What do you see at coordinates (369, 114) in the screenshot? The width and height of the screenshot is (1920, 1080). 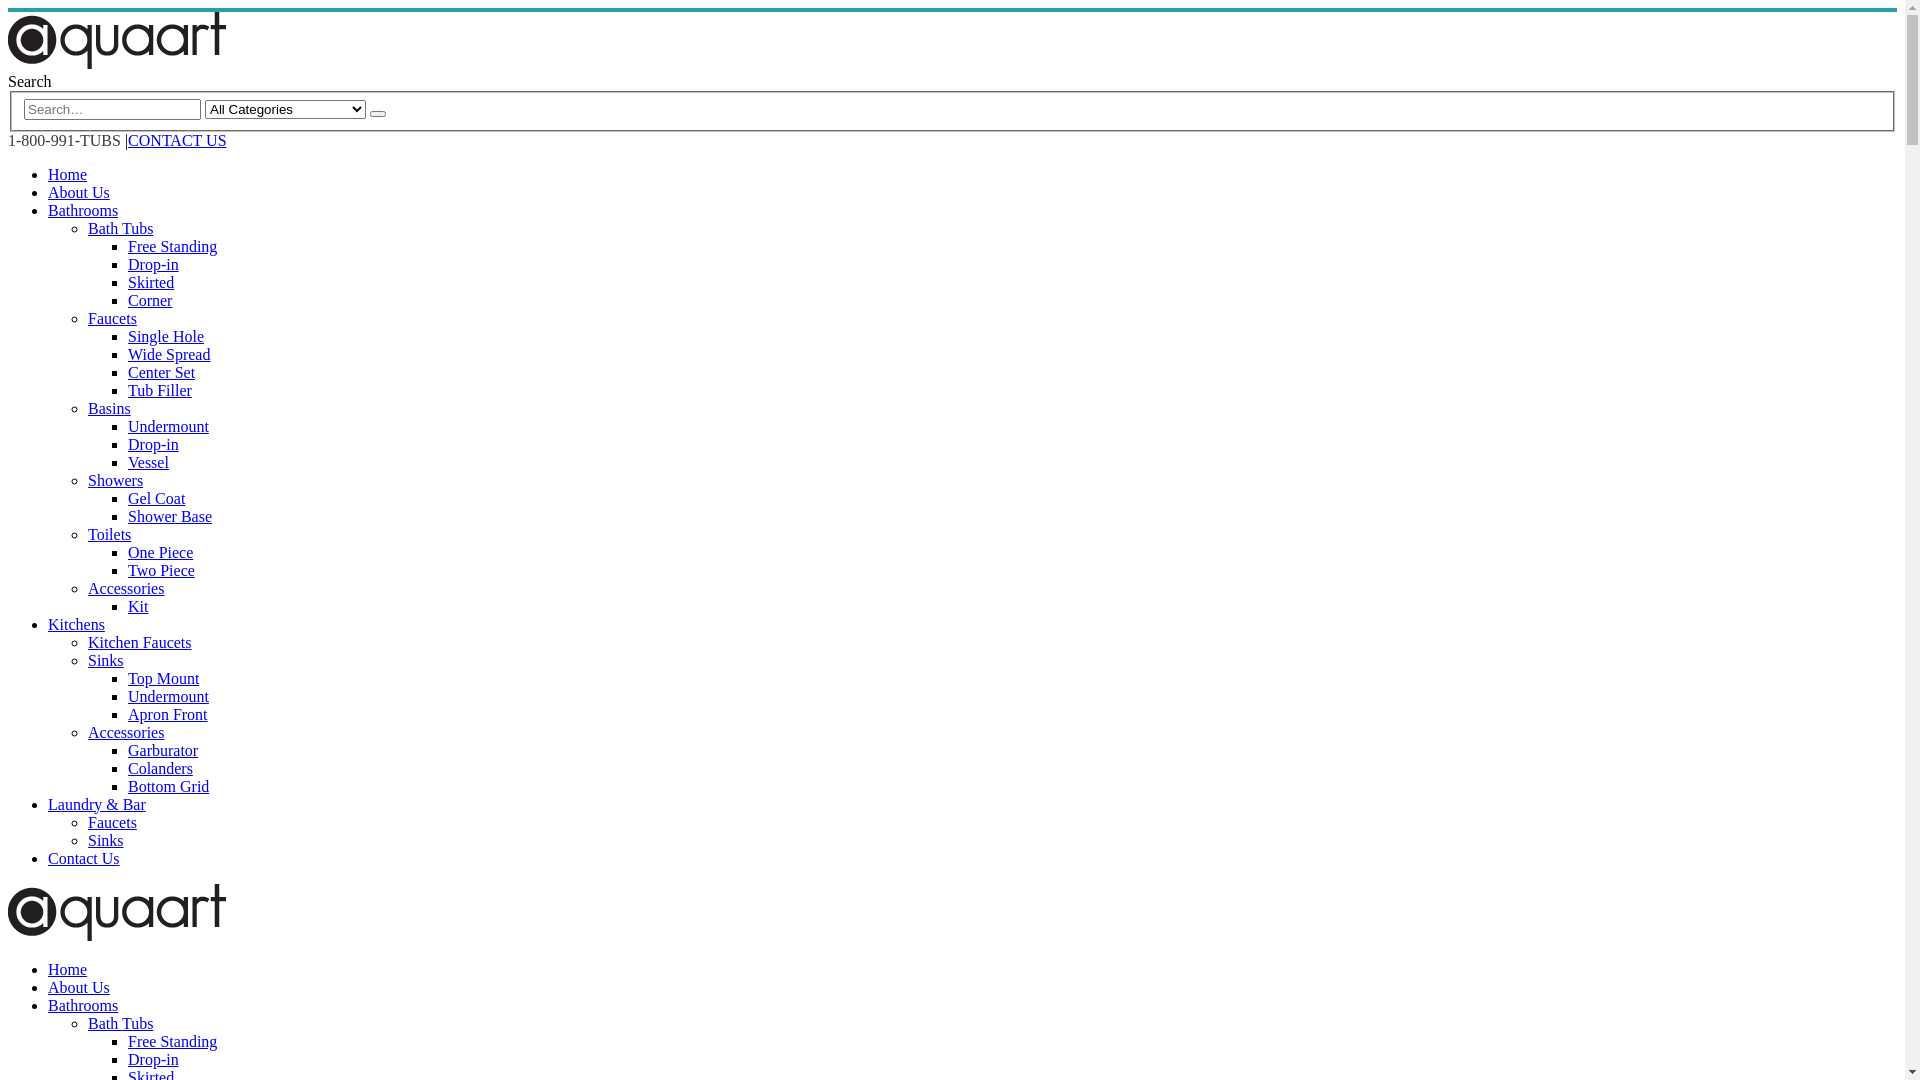 I see `'Search'` at bounding box center [369, 114].